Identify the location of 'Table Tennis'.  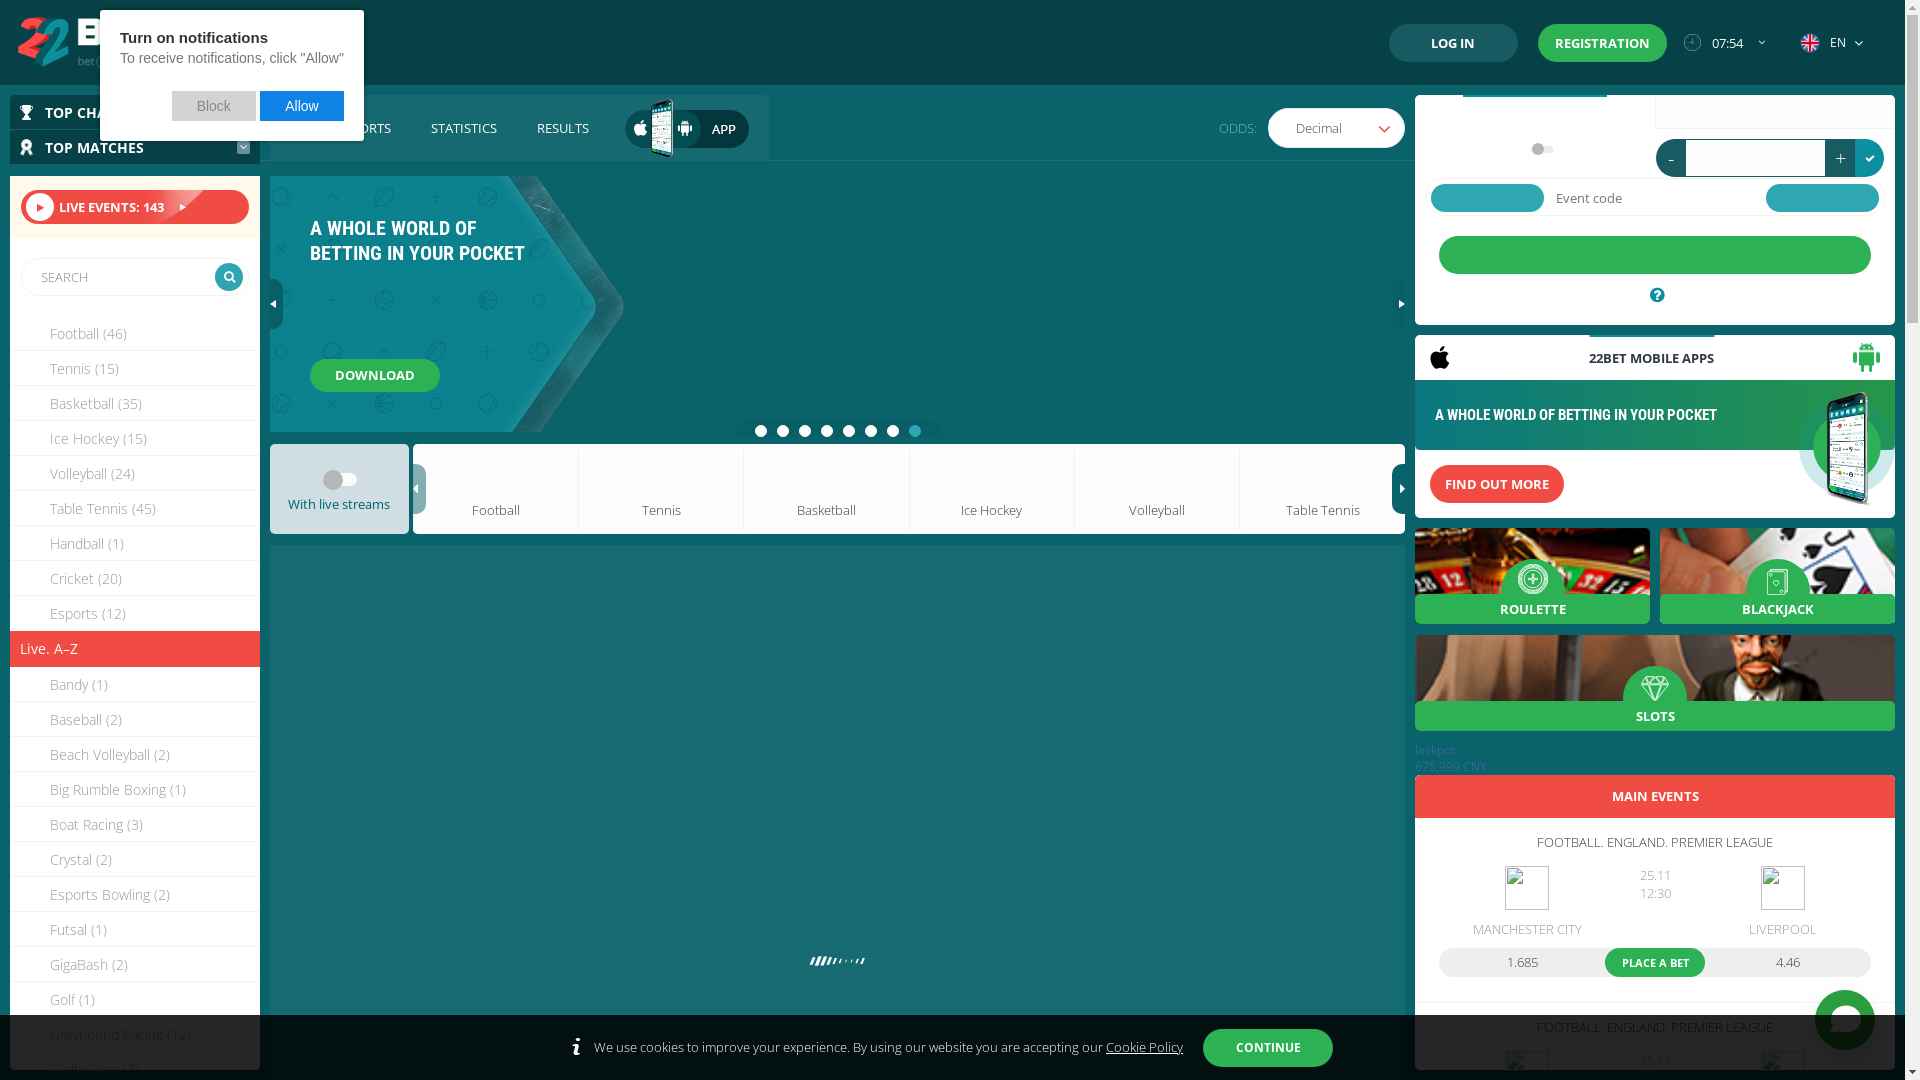
(1237, 489).